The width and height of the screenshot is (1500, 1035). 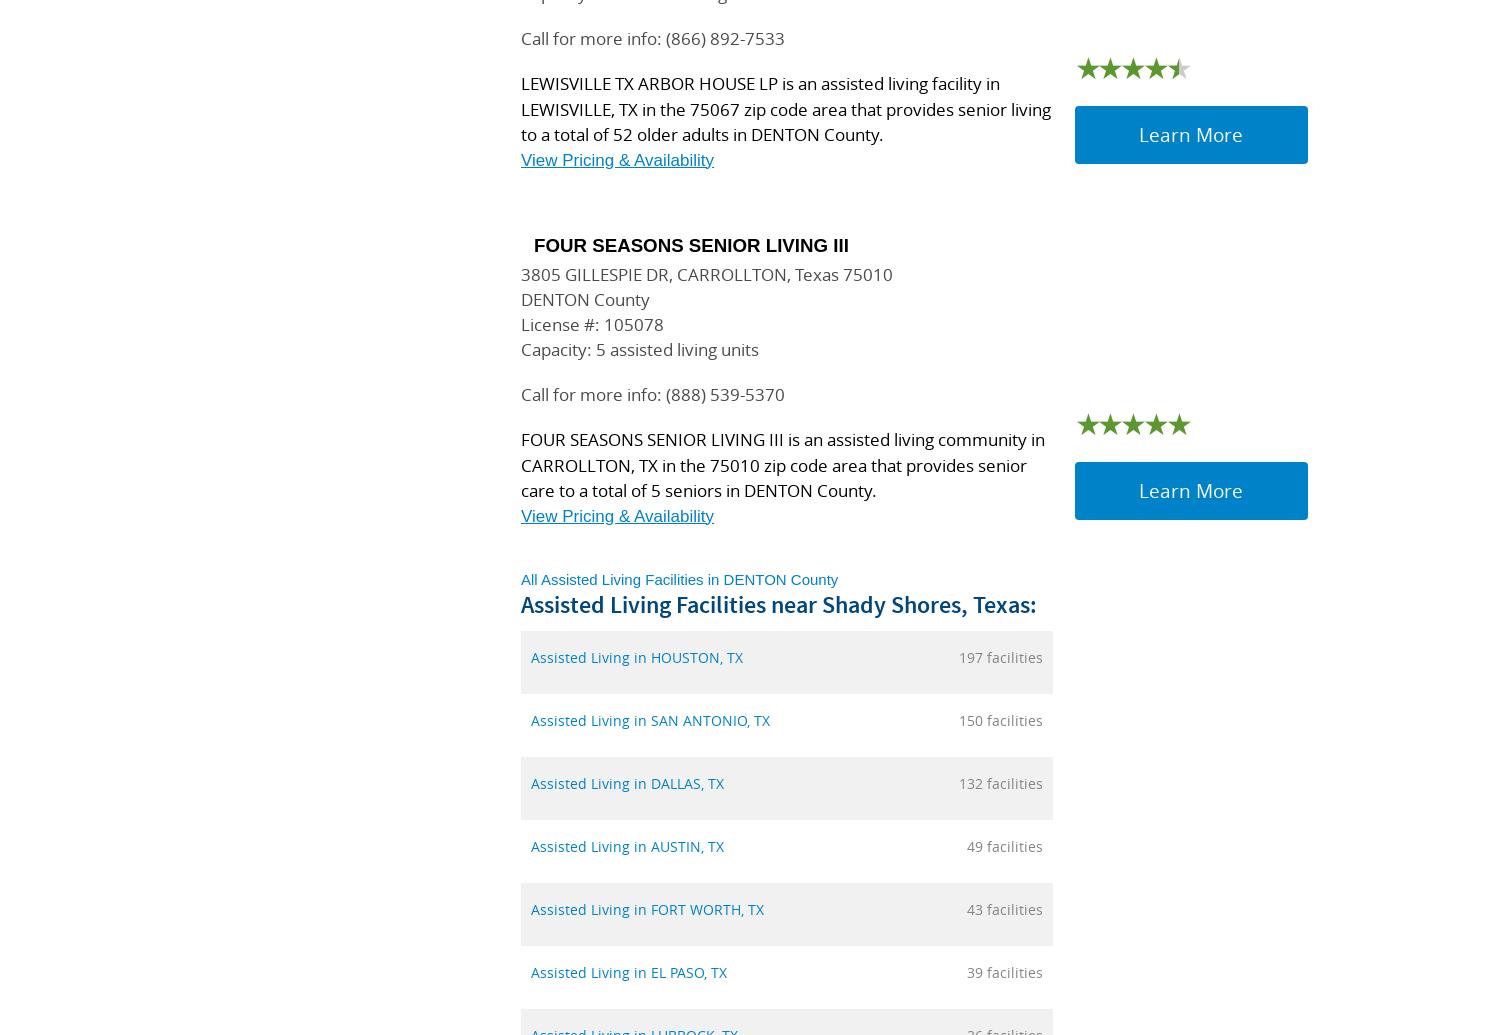 I want to click on 'Assisted Living in DALLAS, TX', so click(x=627, y=782).